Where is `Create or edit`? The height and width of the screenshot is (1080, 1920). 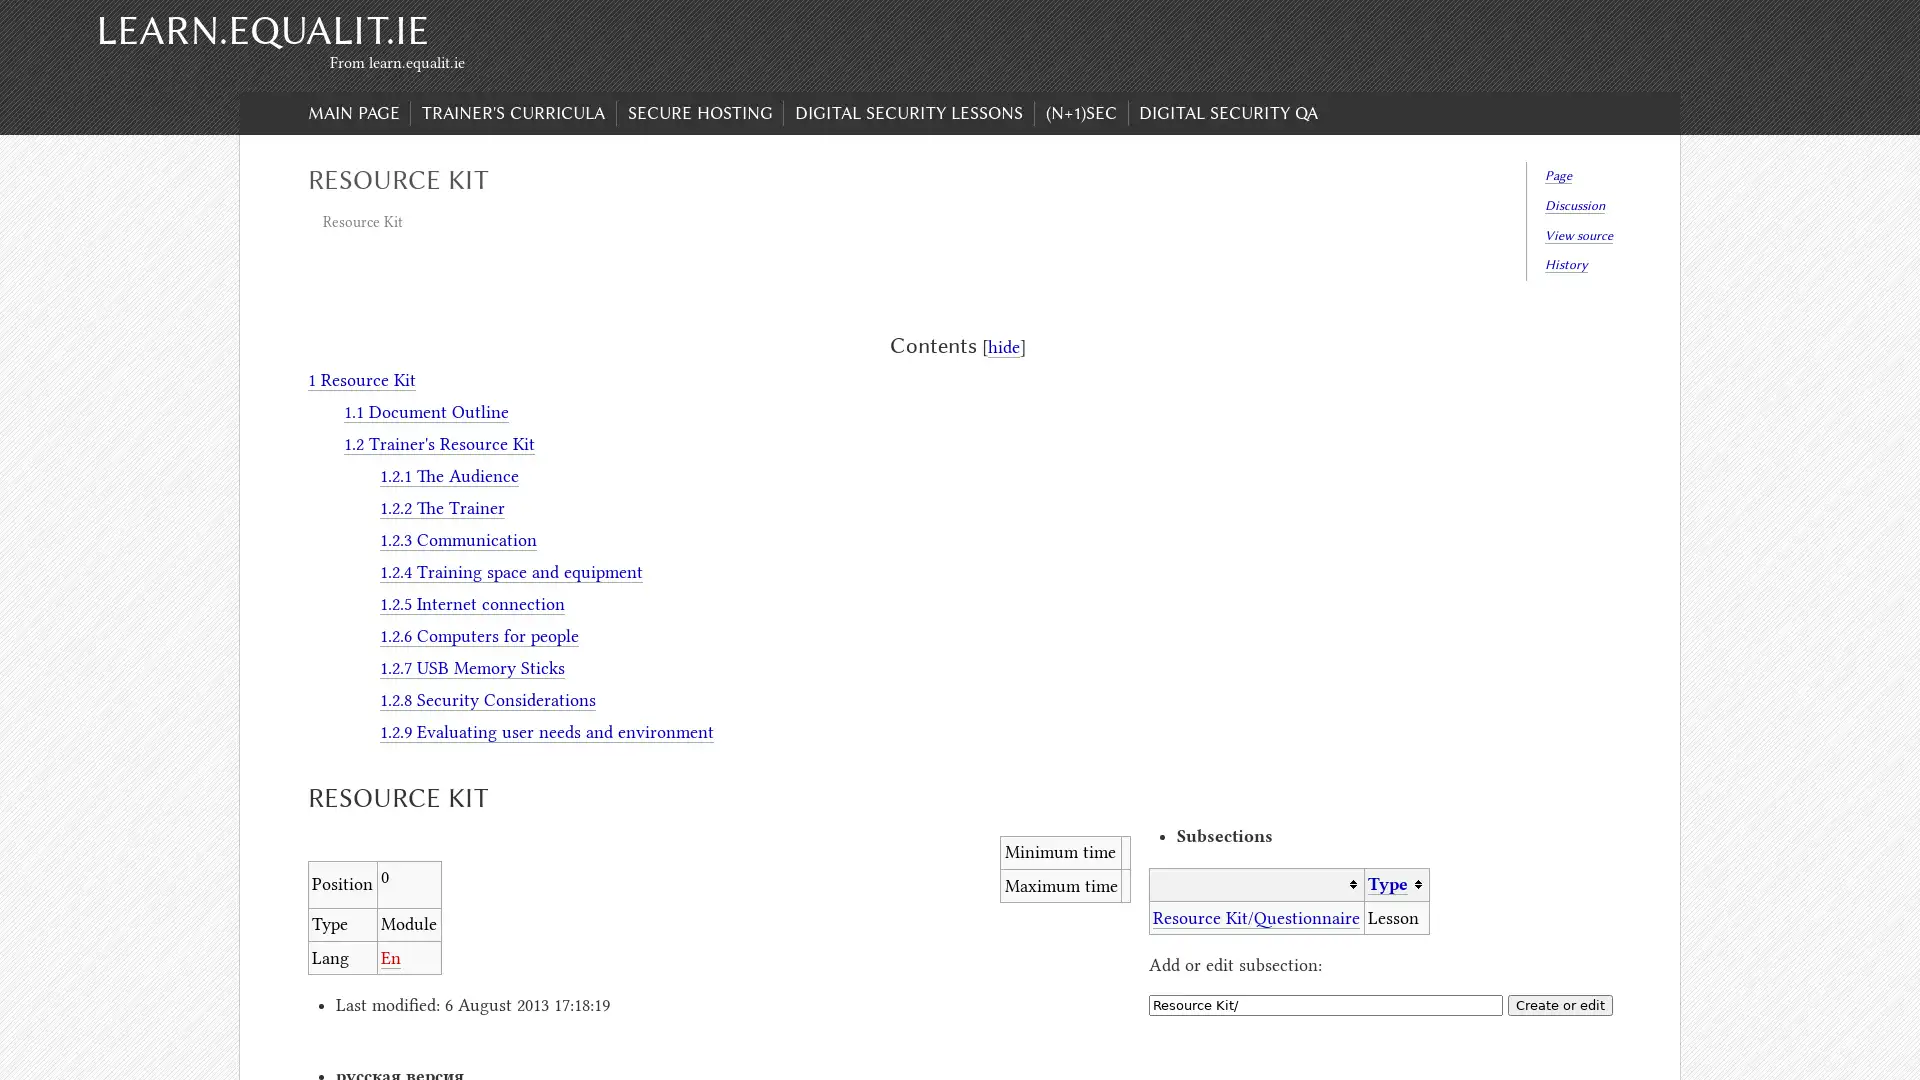 Create or edit is located at coordinates (1558, 1004).